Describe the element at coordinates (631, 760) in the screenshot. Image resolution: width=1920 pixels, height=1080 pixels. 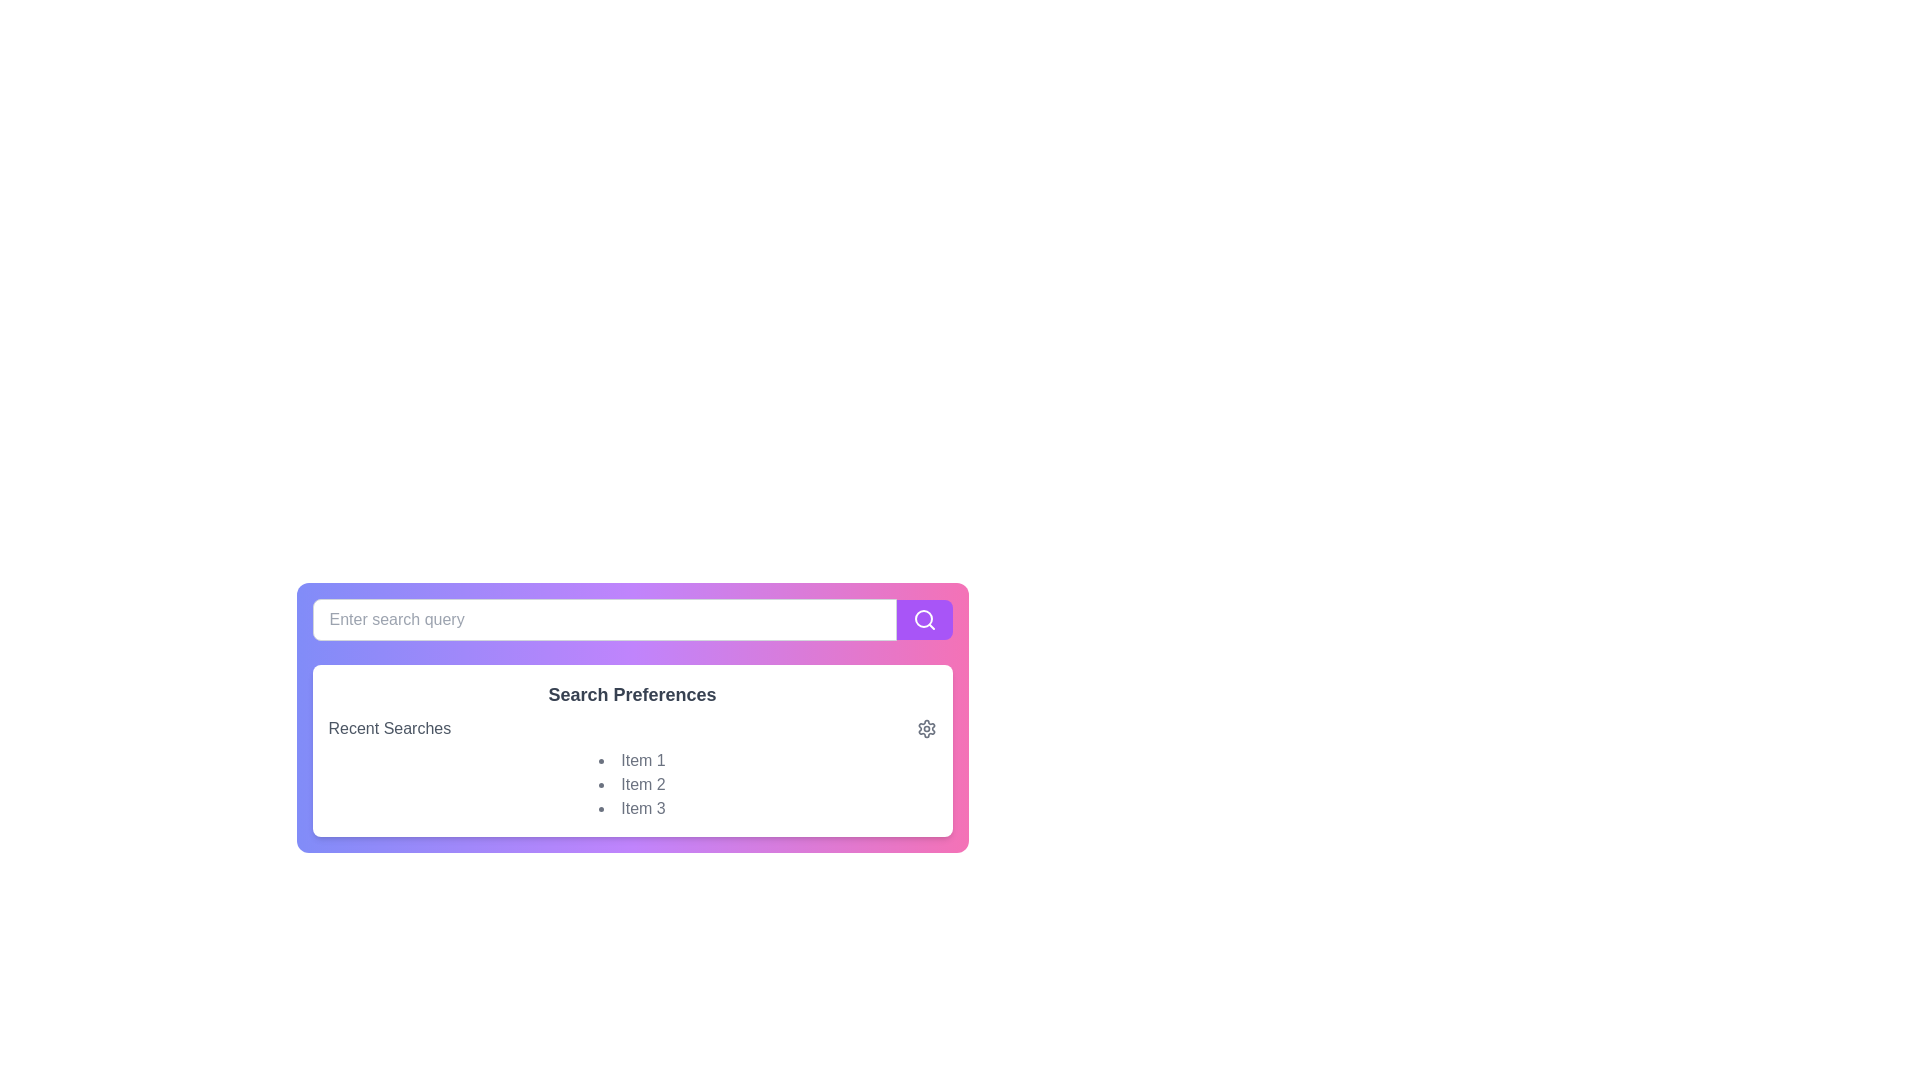
I see `the first static text item in the 'Recent Searches' section, which is displayed directly below the section title` at that location.